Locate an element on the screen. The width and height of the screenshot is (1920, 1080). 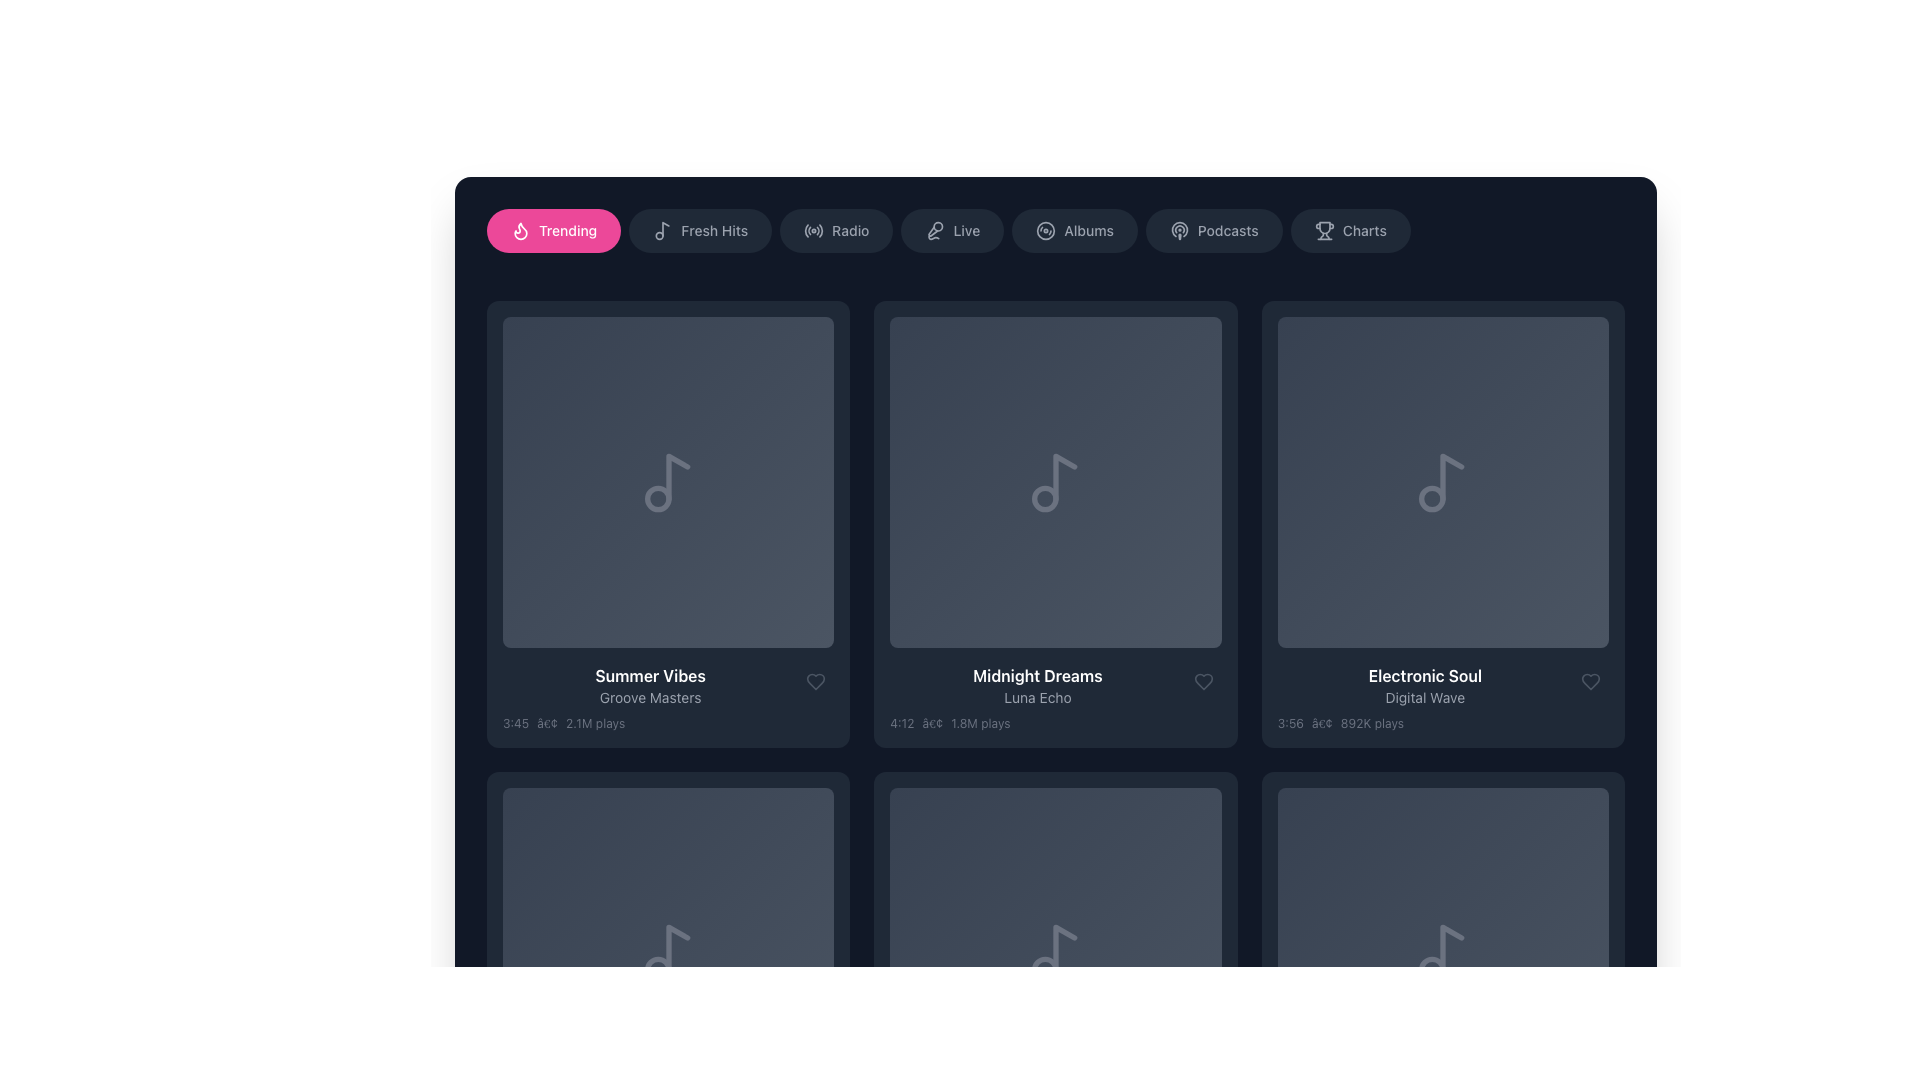
the 'Fresh Hits' button, which is styled with a dark gray background and gray text, located in the horizontal navigation bar as the second option from the left is located at coordinates (700, 230).